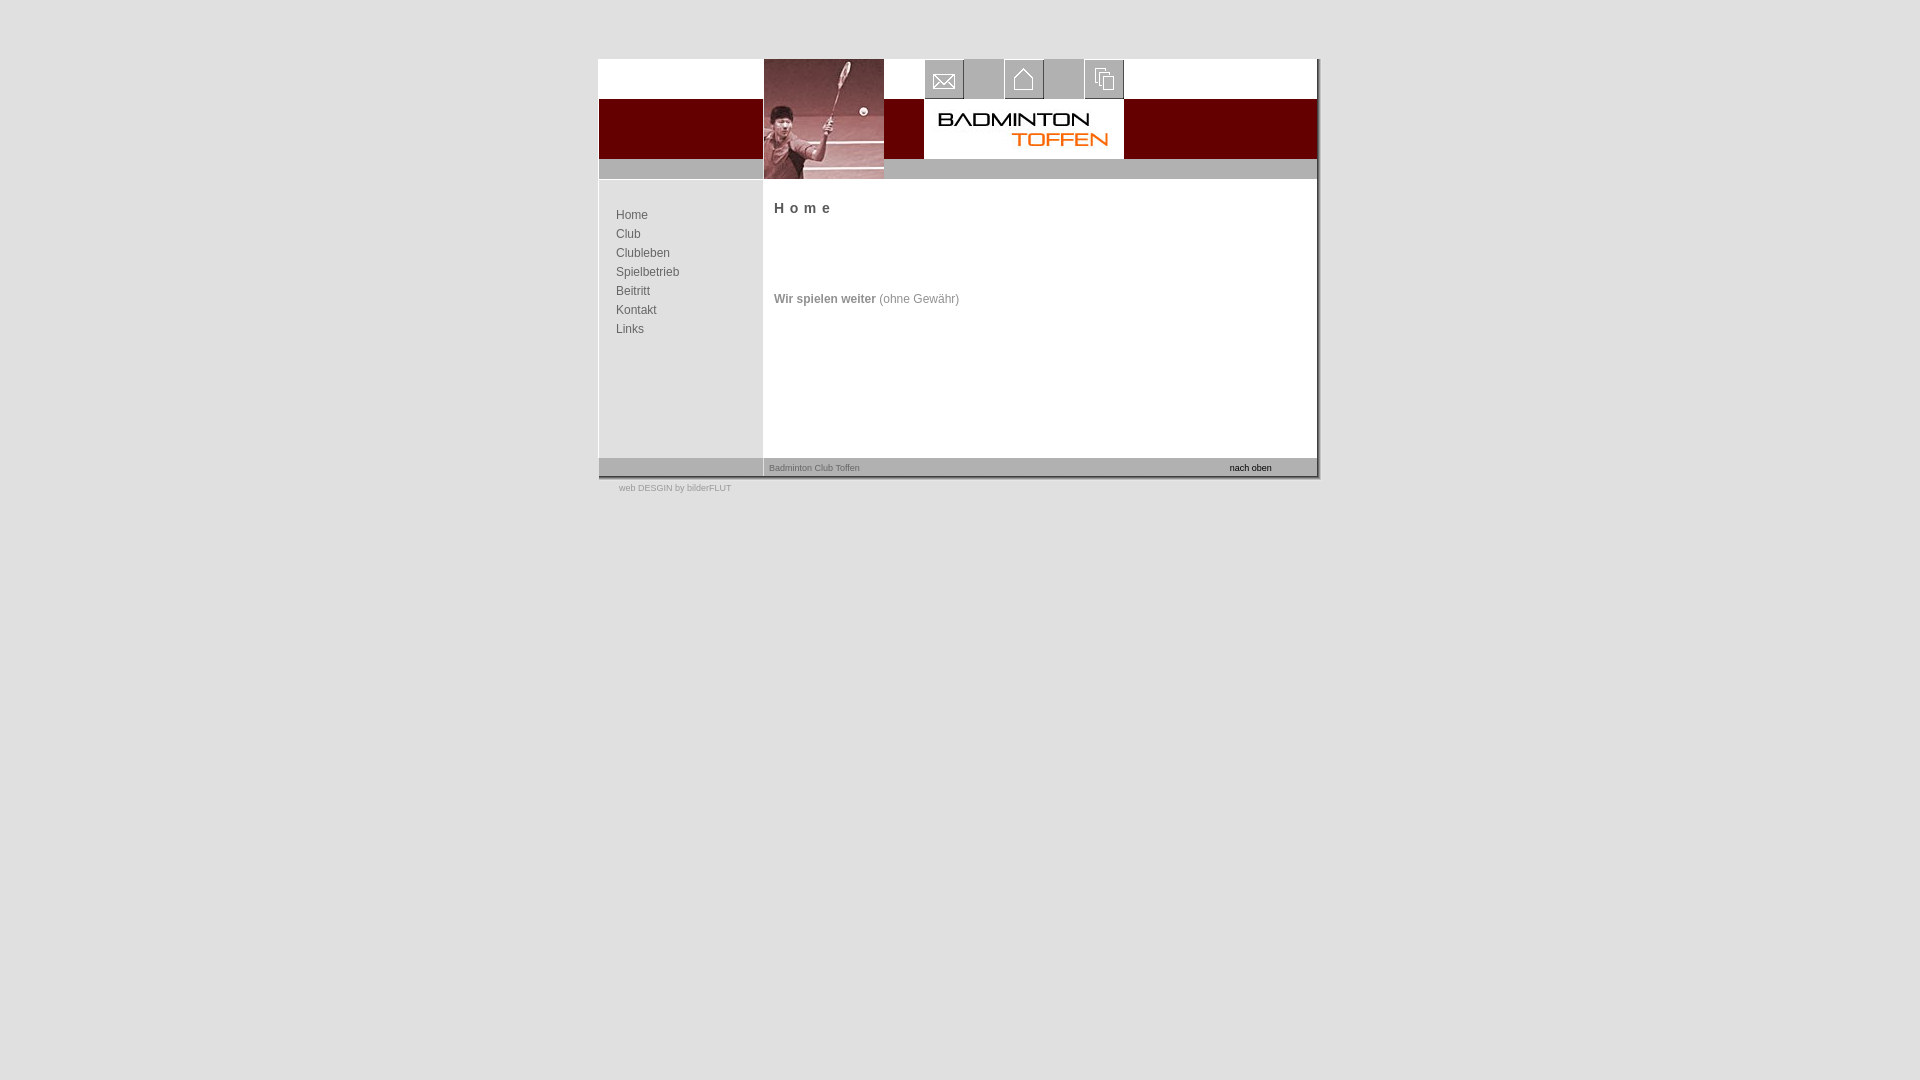 Image resolution: width=1920 pixels, height=1080 pixels. What do you see at coordinates (675, 488) in the screenshot?
I see `'web DESGIN by bilderFLUT'` at bounding box center [675, 488].